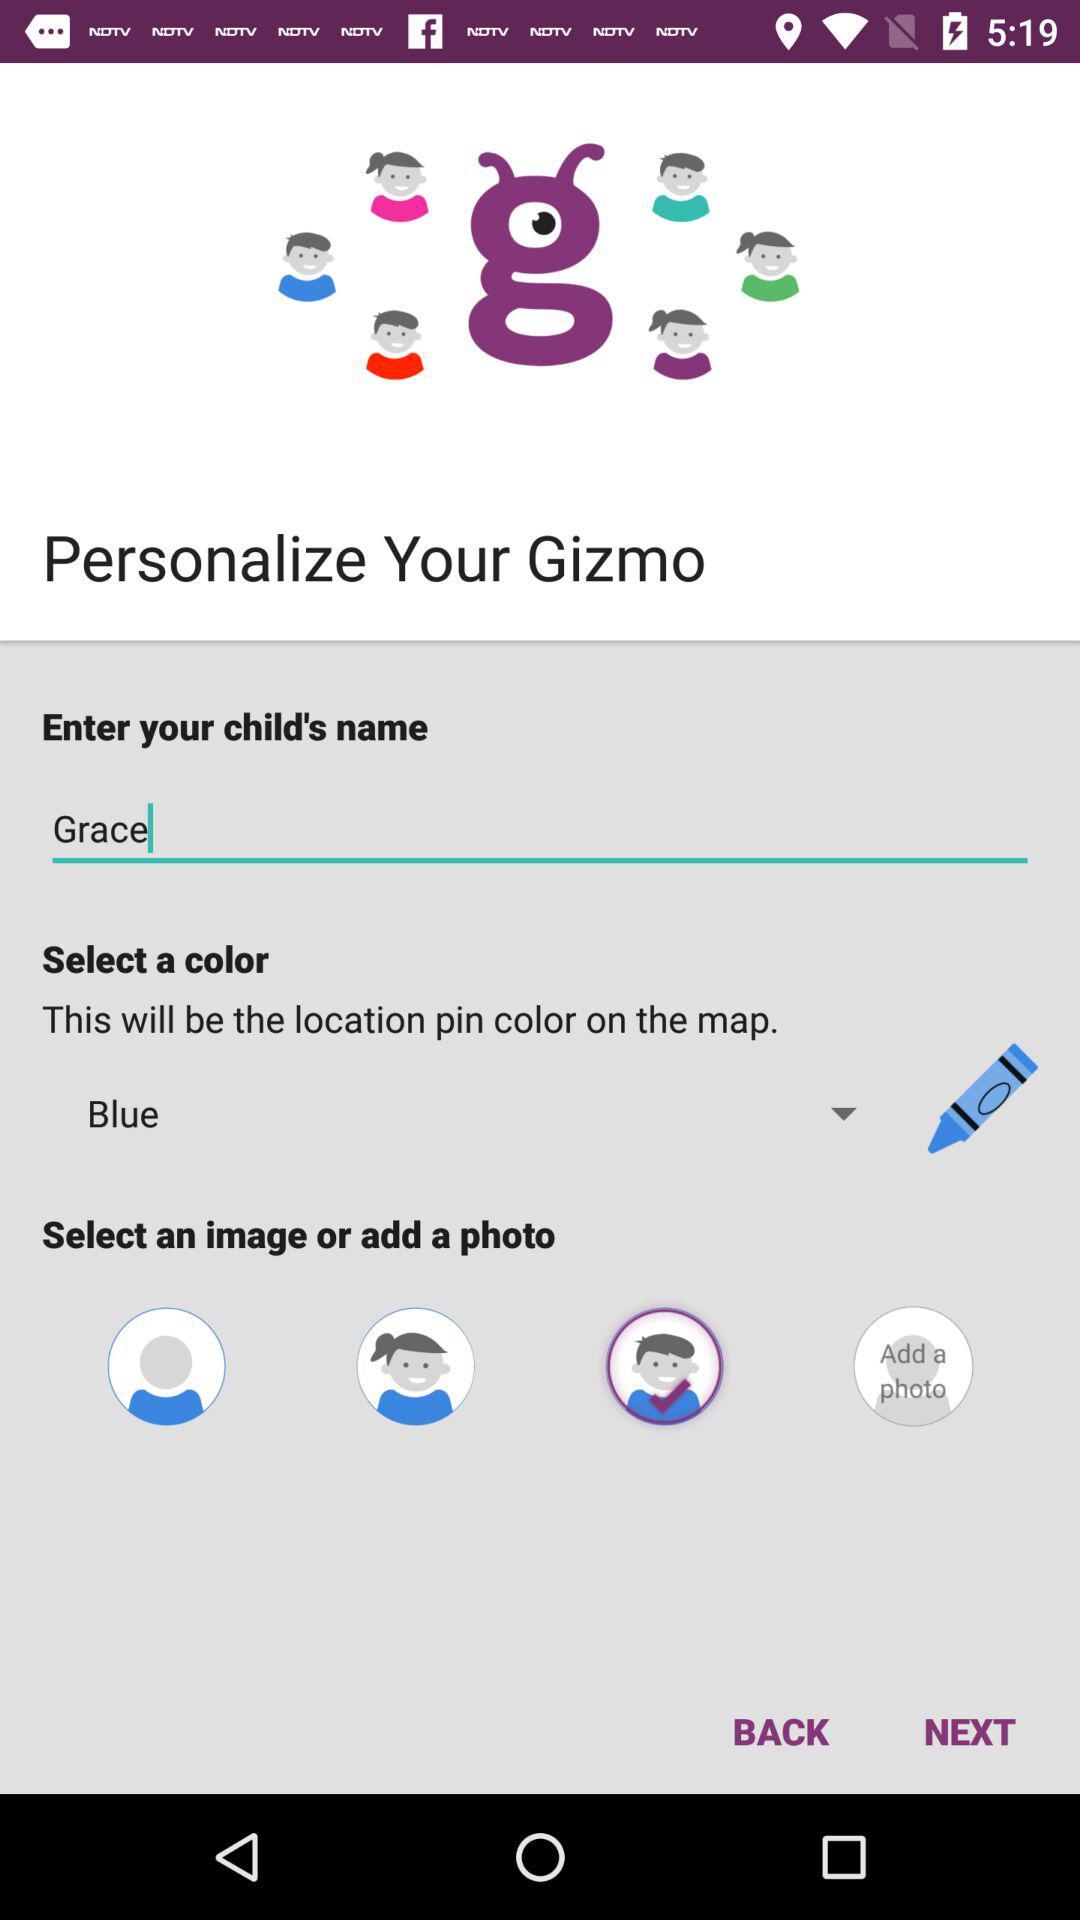  Describe the element at coordinates (664, 1365) in the screenshot. I see `avatar` at that location.